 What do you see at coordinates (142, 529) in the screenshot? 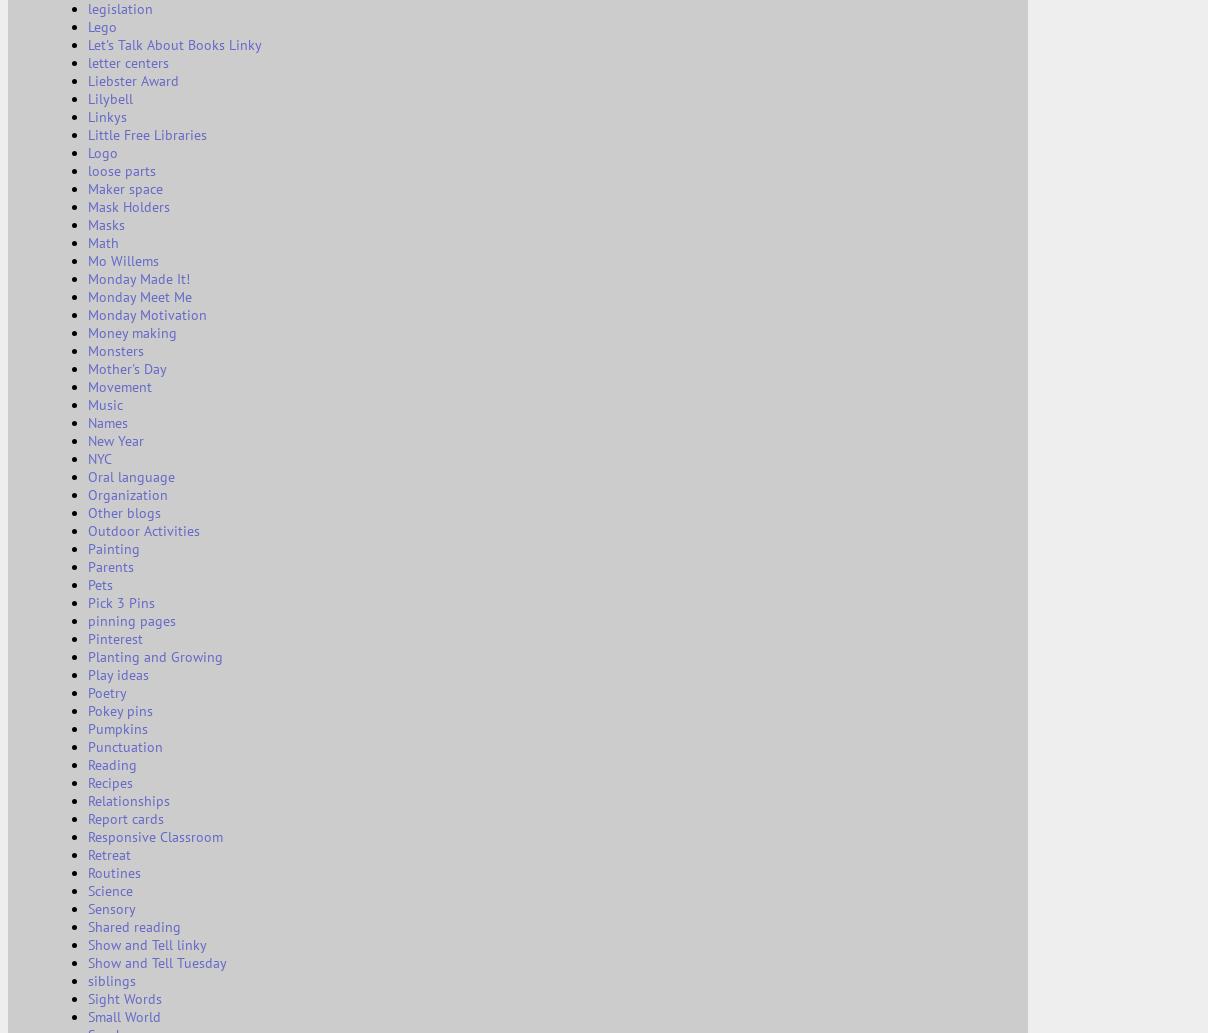
I see `'Outdoor Activities'` at bounding box center [142, 529].